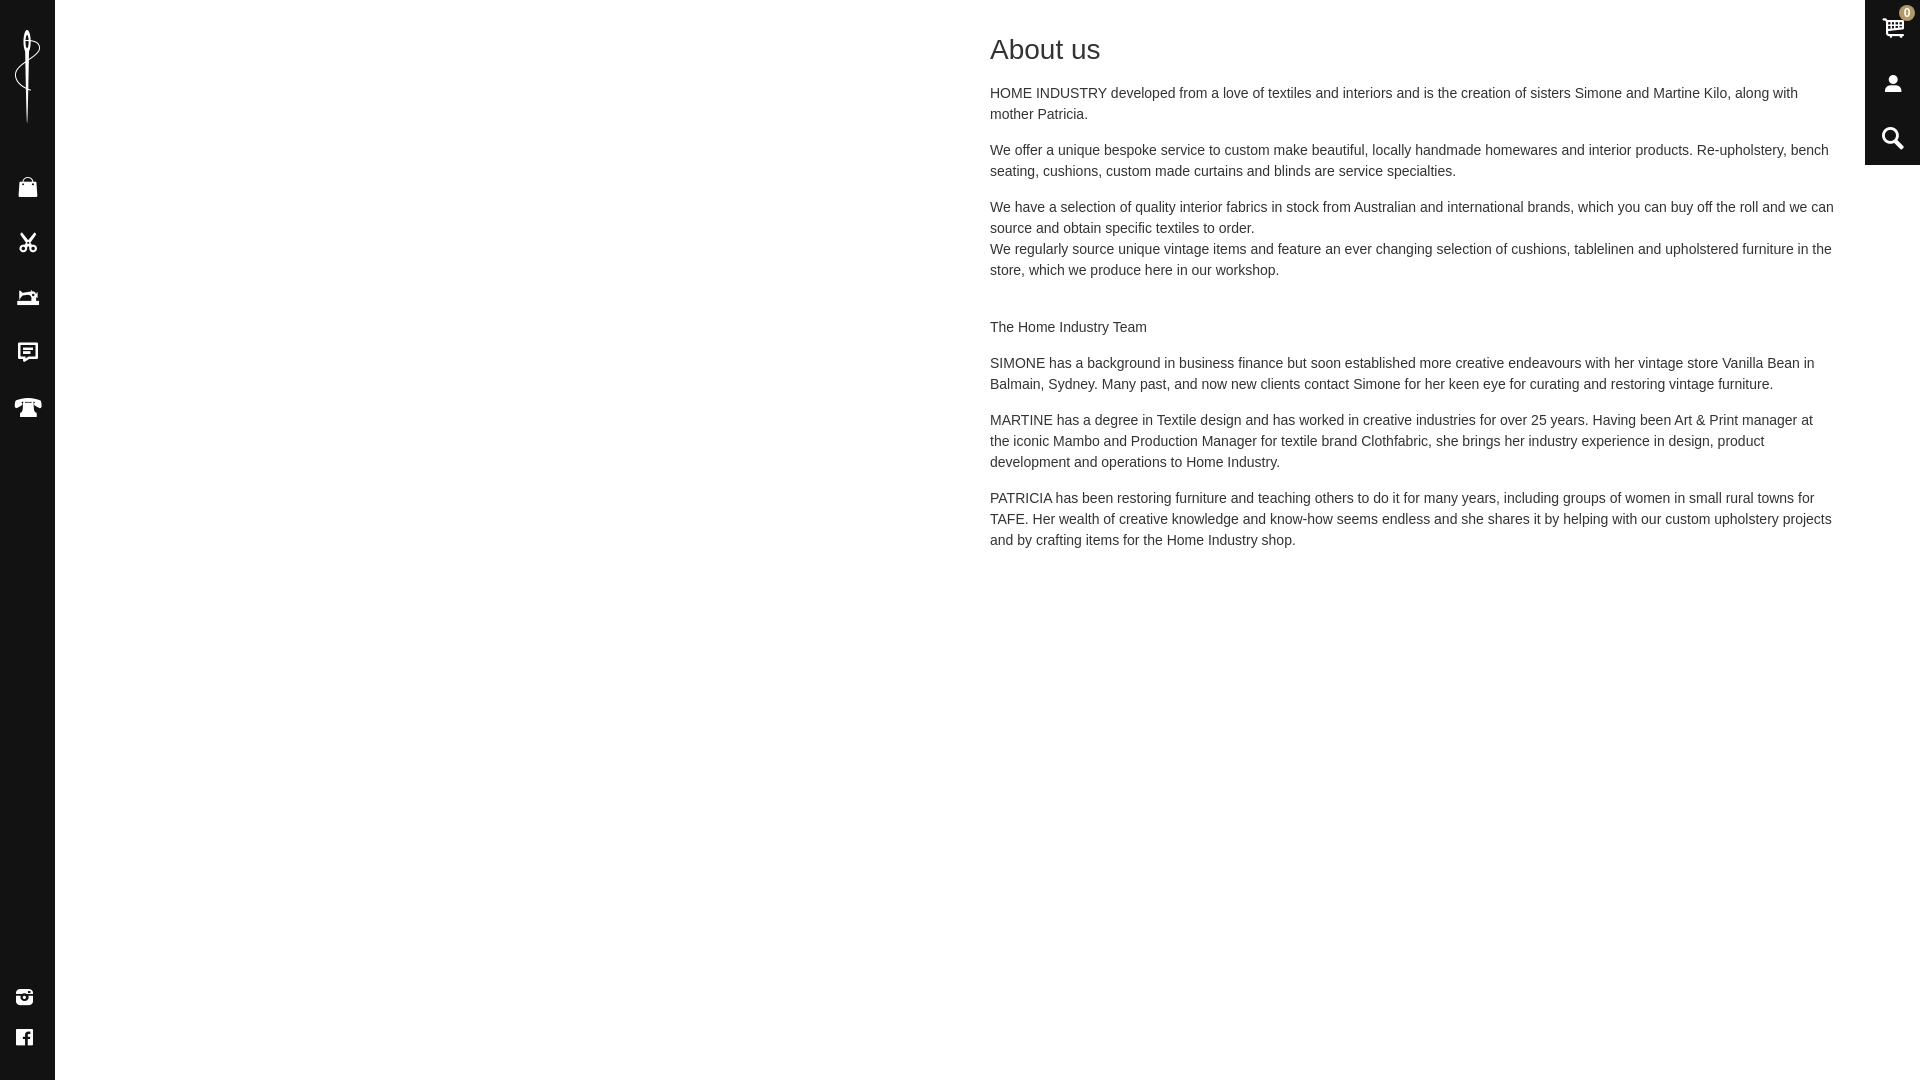 The image size is (1920, 1080). Describe the element at coordinates (24, 998) in the screenshot. I see `'Instagram'` at that location.